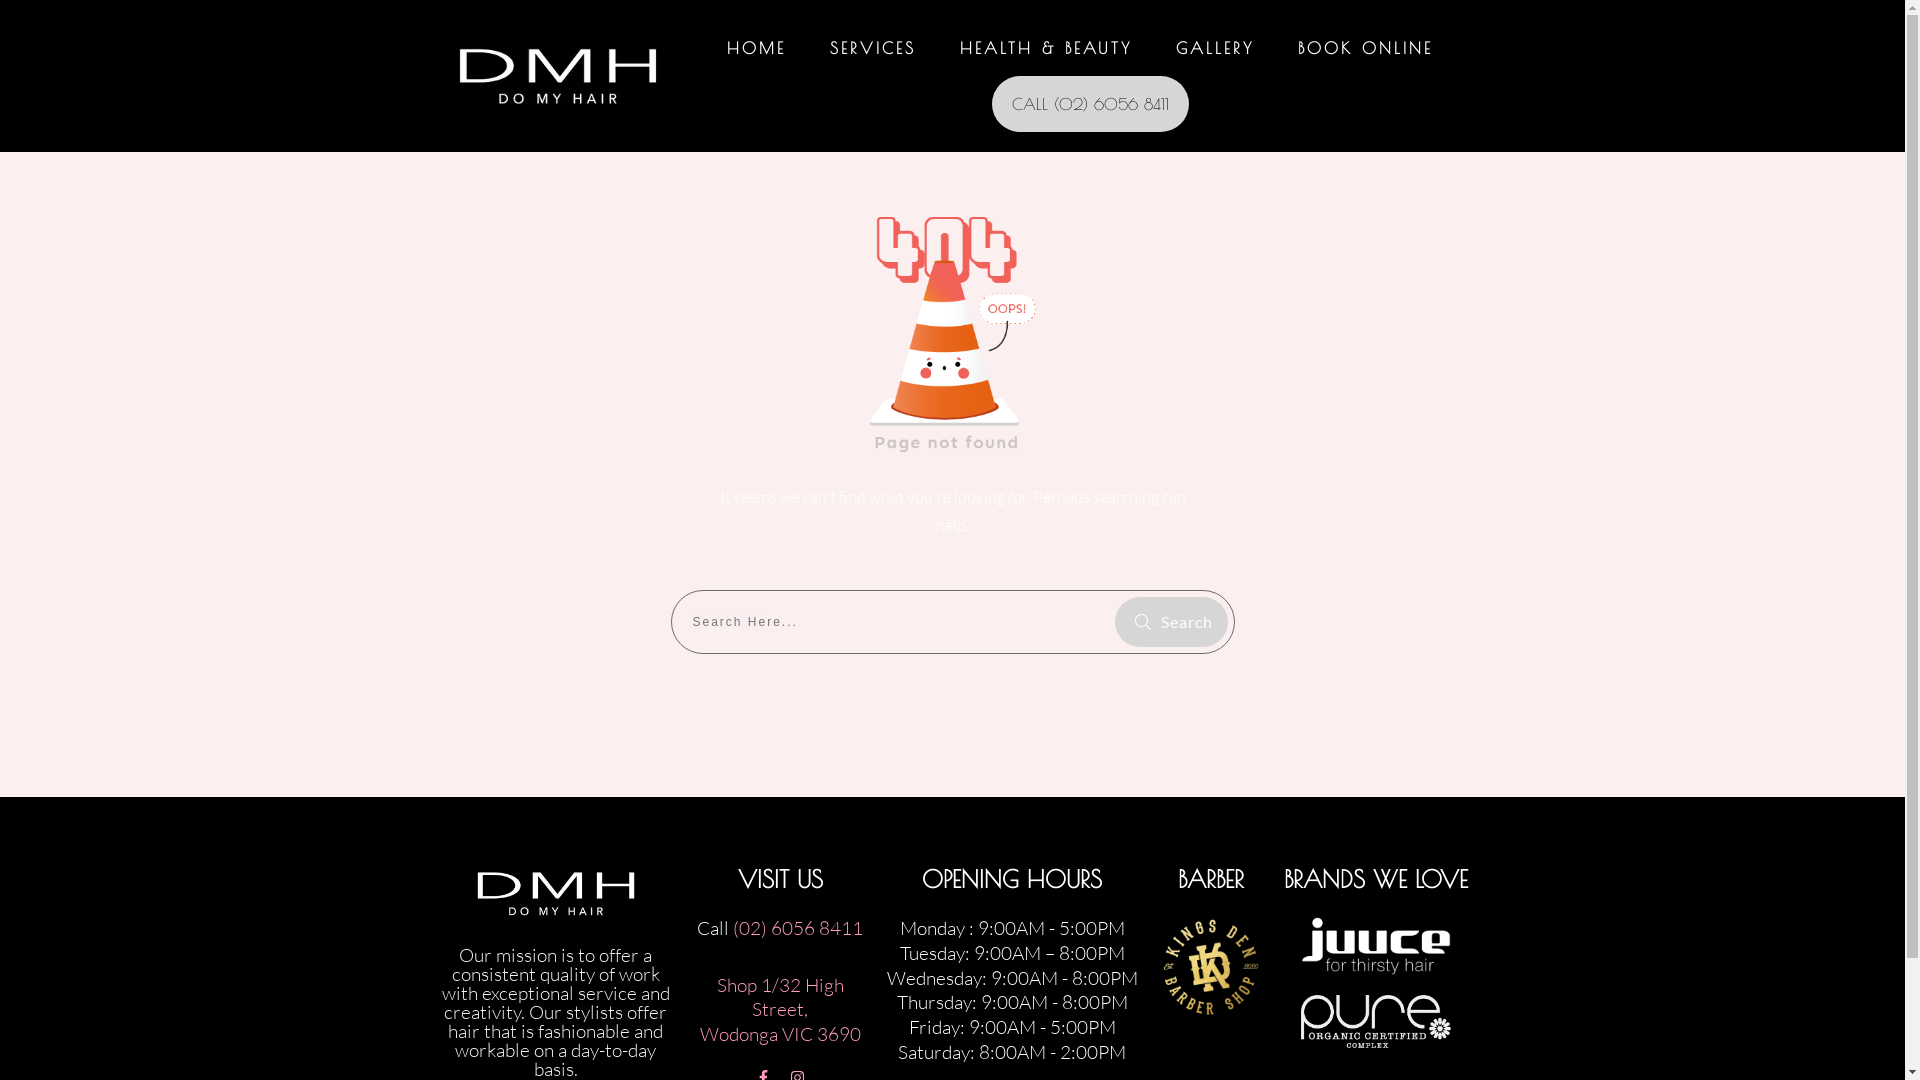 This screenshot has height=1080, width=1920. I want to click on 'SERVICES', so click(873, 46).